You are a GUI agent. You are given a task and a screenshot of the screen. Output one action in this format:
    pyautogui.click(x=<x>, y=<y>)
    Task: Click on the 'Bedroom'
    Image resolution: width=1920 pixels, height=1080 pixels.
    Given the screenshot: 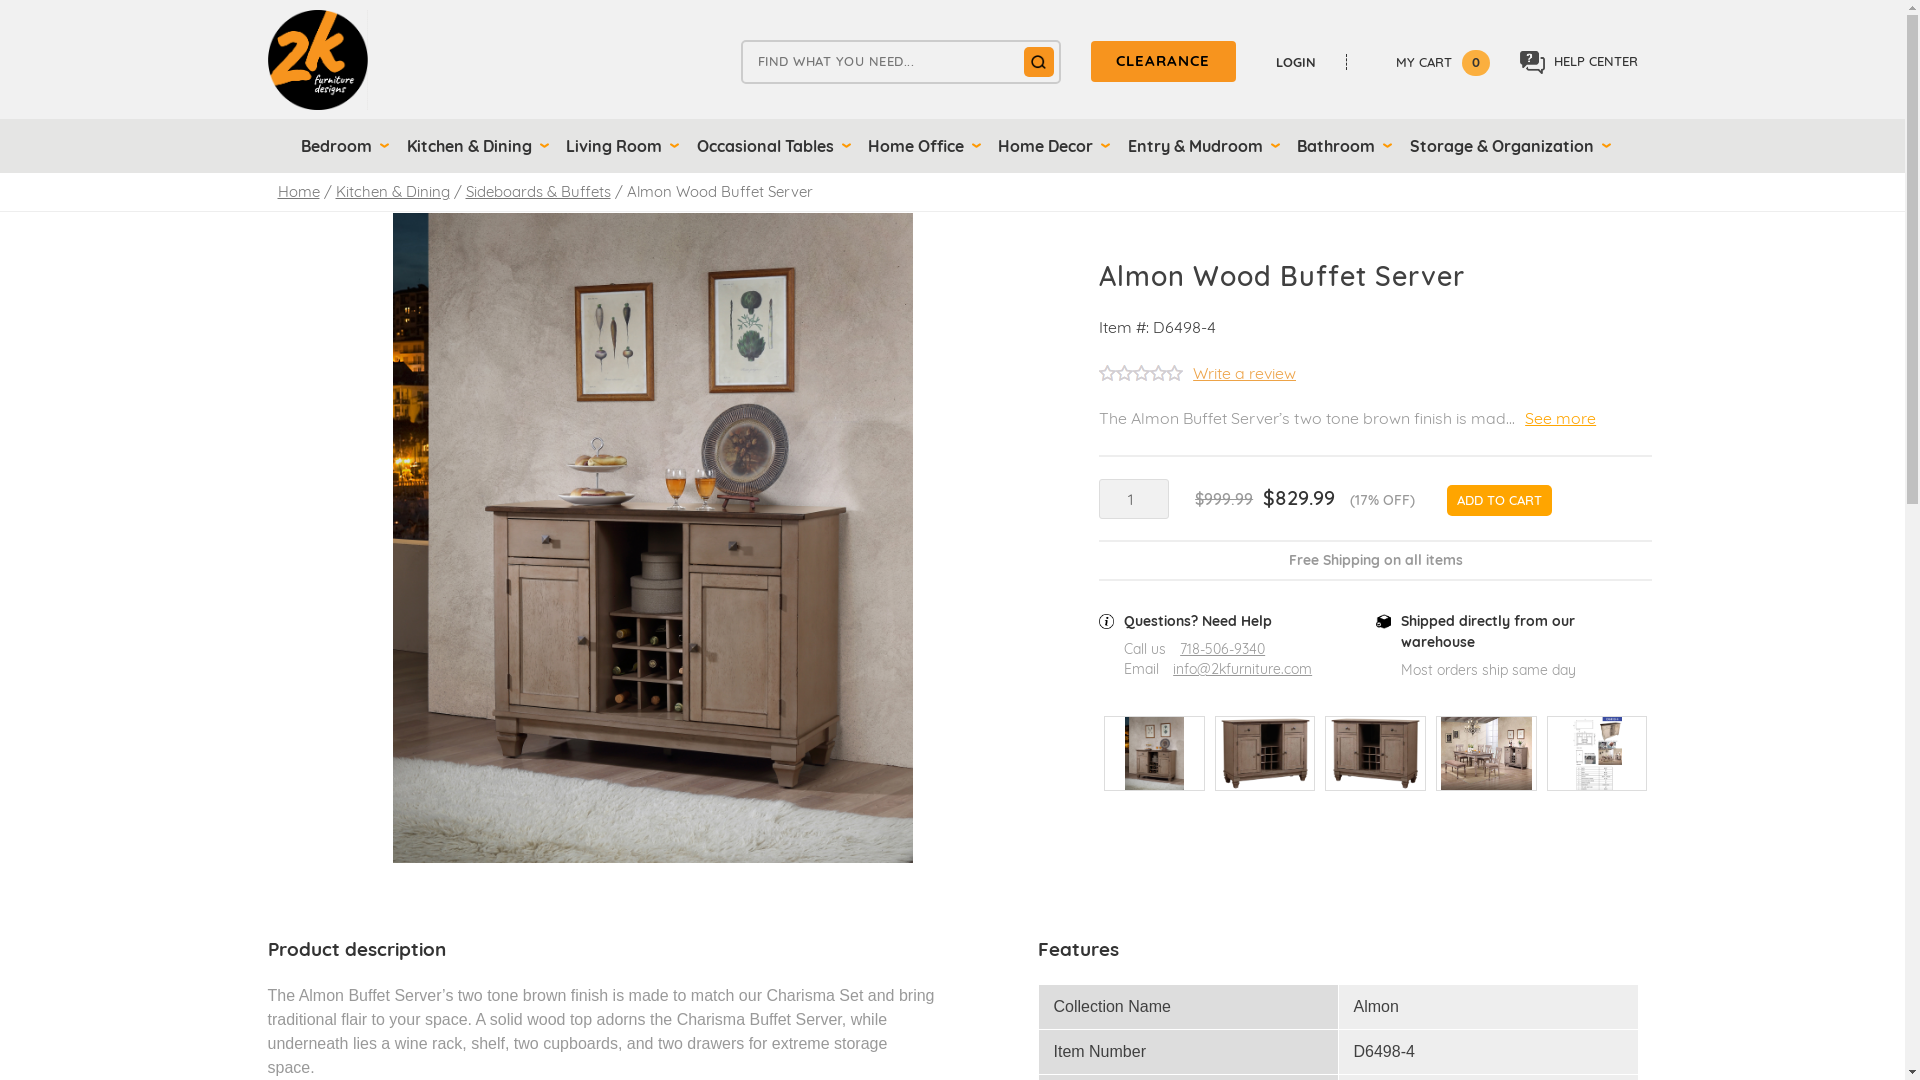 What is the action you would take?
    pyautogui.click(x=290, y=145)
    